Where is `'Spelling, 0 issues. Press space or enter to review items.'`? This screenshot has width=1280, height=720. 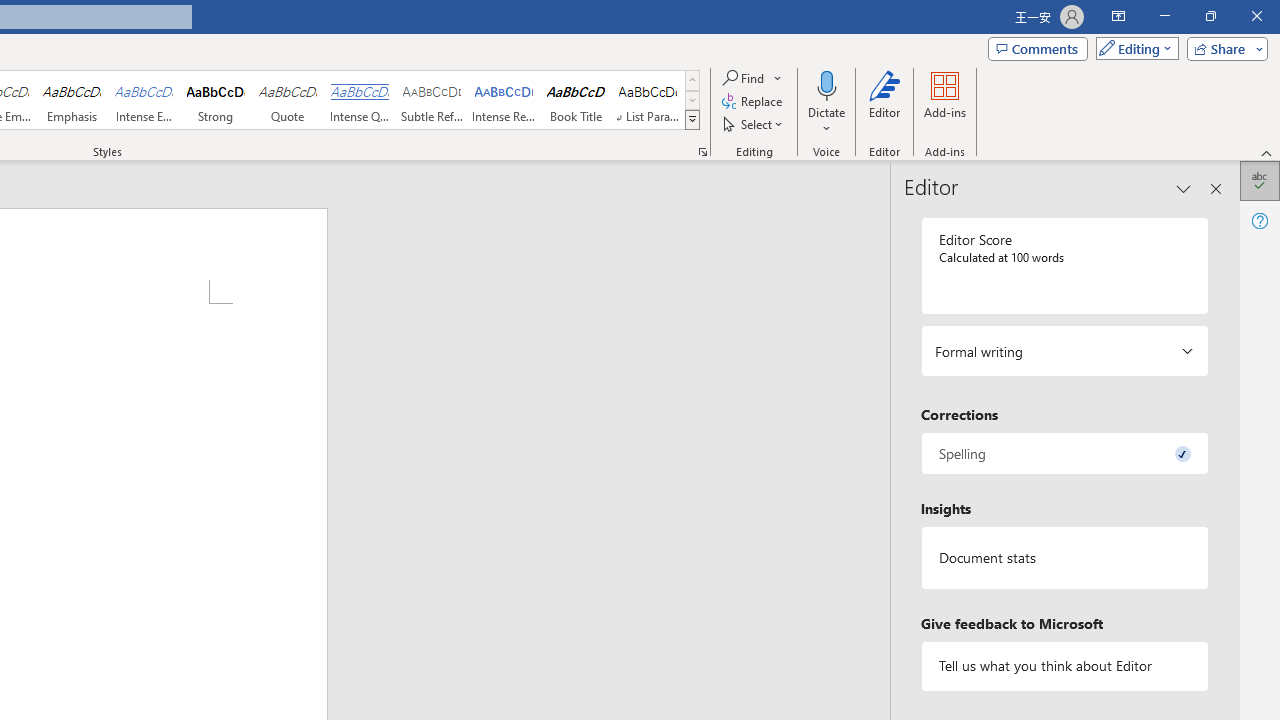
'Spelling, 0 issues. Press space or enter to review items.' is located at coordinates (1063, 453).